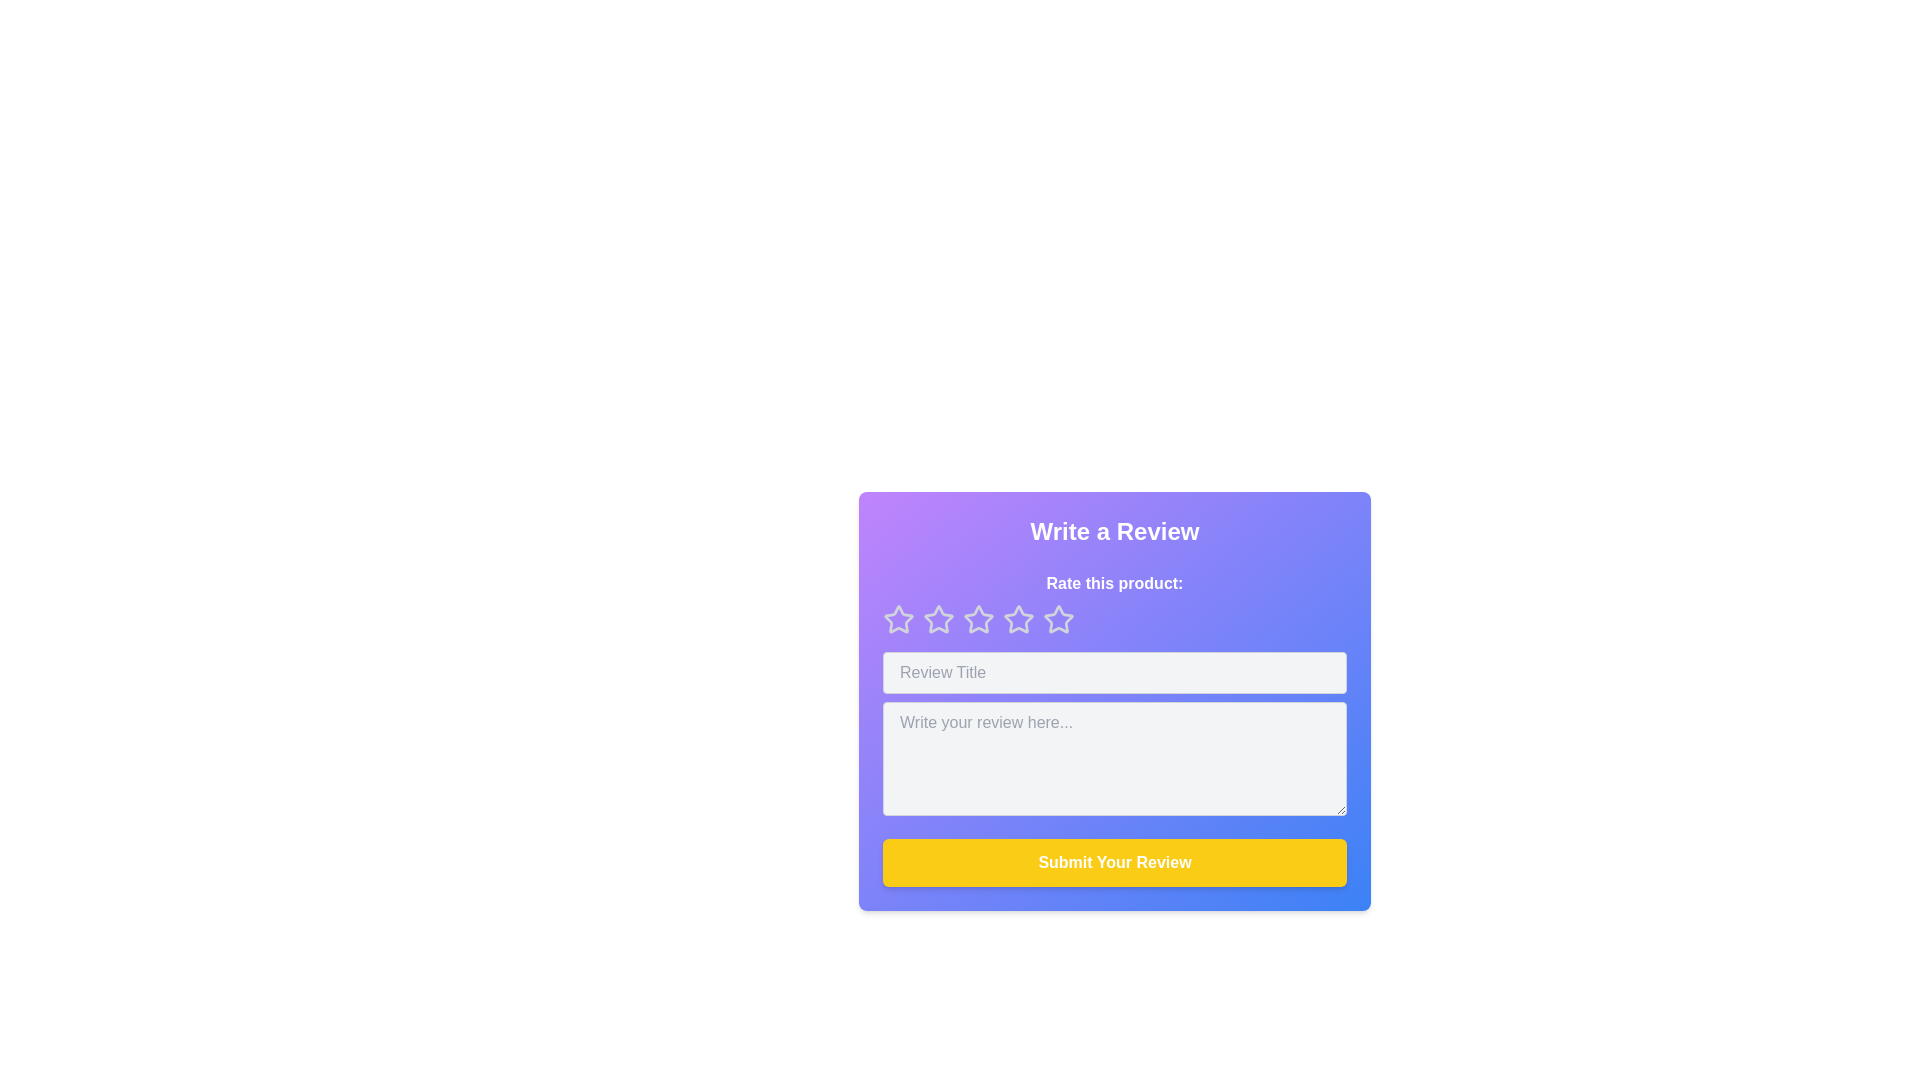  What do you see at coordinates (936, 617) in the screenshot?
I see `the first star icon used for rating, located beneath 'Rate this product:' to provide a one-star rating` at bounding box center [936, 617].